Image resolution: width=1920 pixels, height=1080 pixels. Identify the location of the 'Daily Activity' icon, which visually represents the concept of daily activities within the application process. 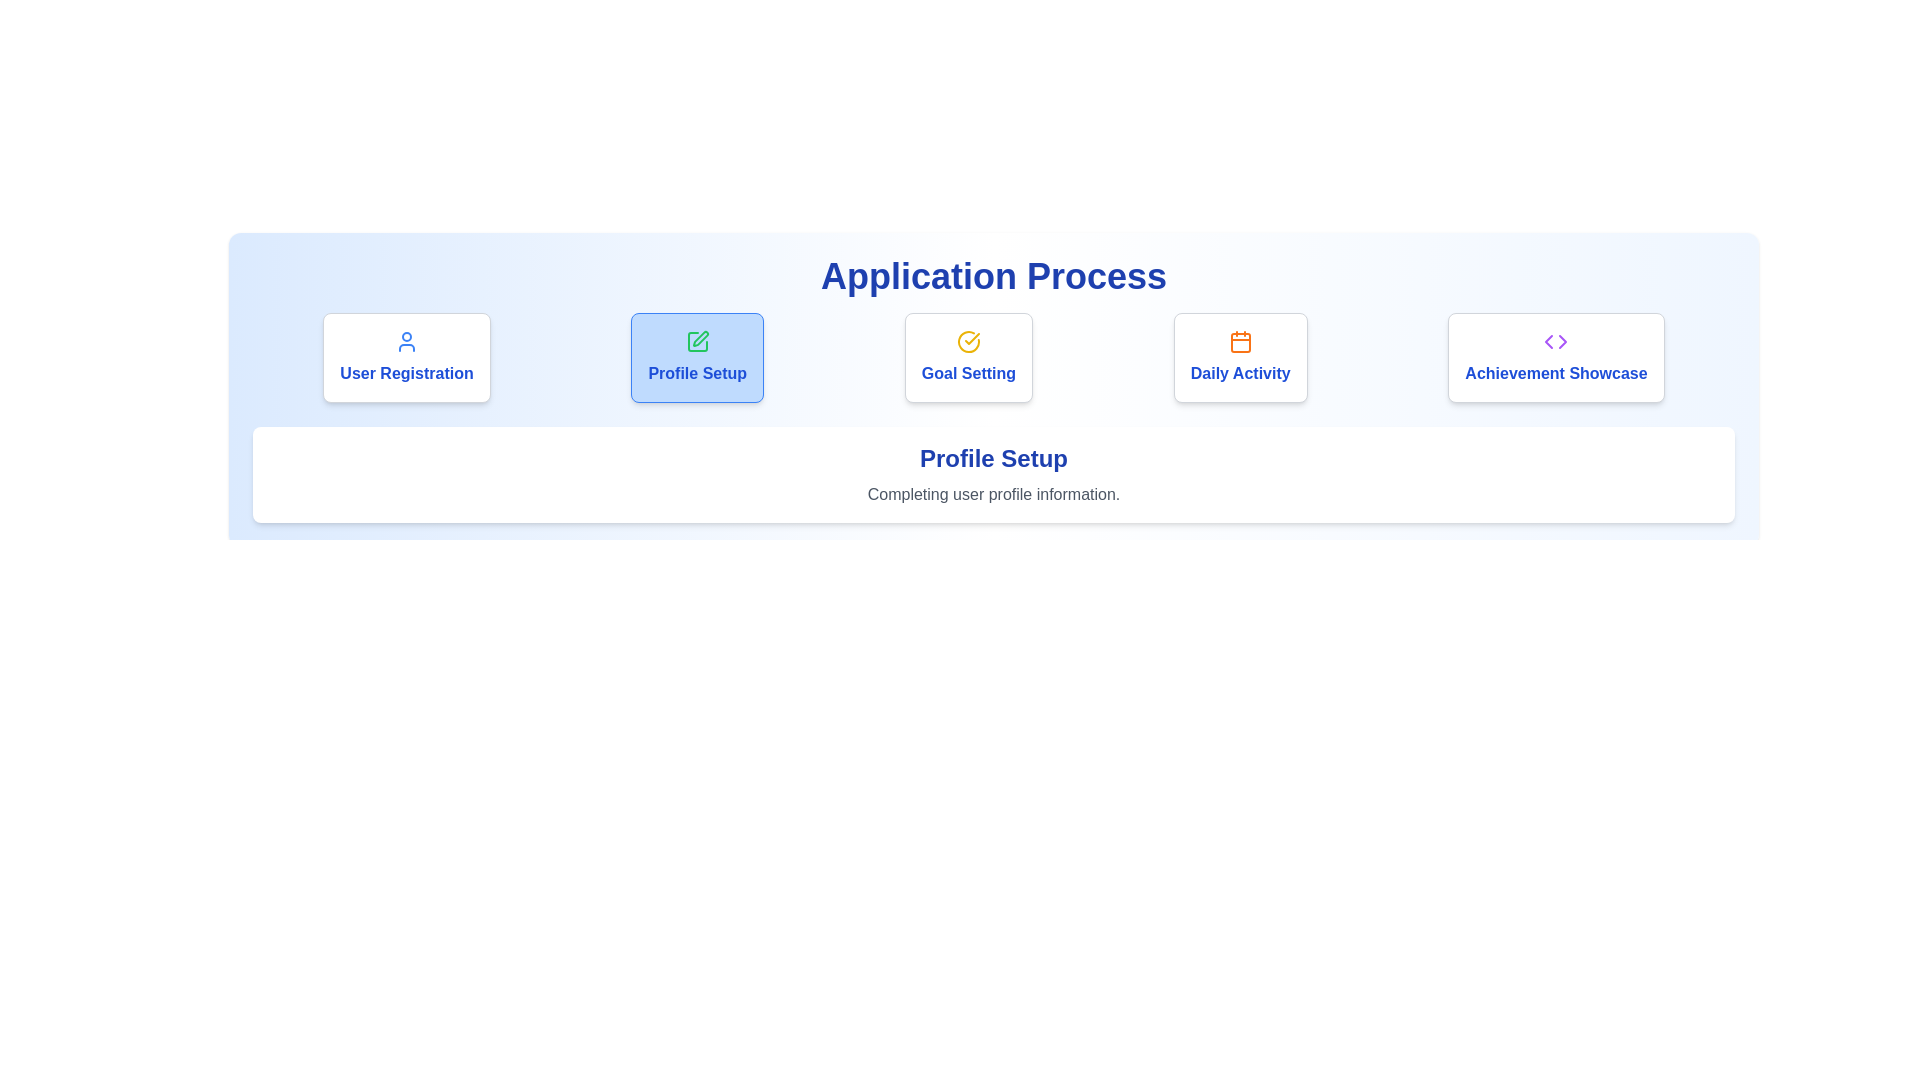
(1239, 342).